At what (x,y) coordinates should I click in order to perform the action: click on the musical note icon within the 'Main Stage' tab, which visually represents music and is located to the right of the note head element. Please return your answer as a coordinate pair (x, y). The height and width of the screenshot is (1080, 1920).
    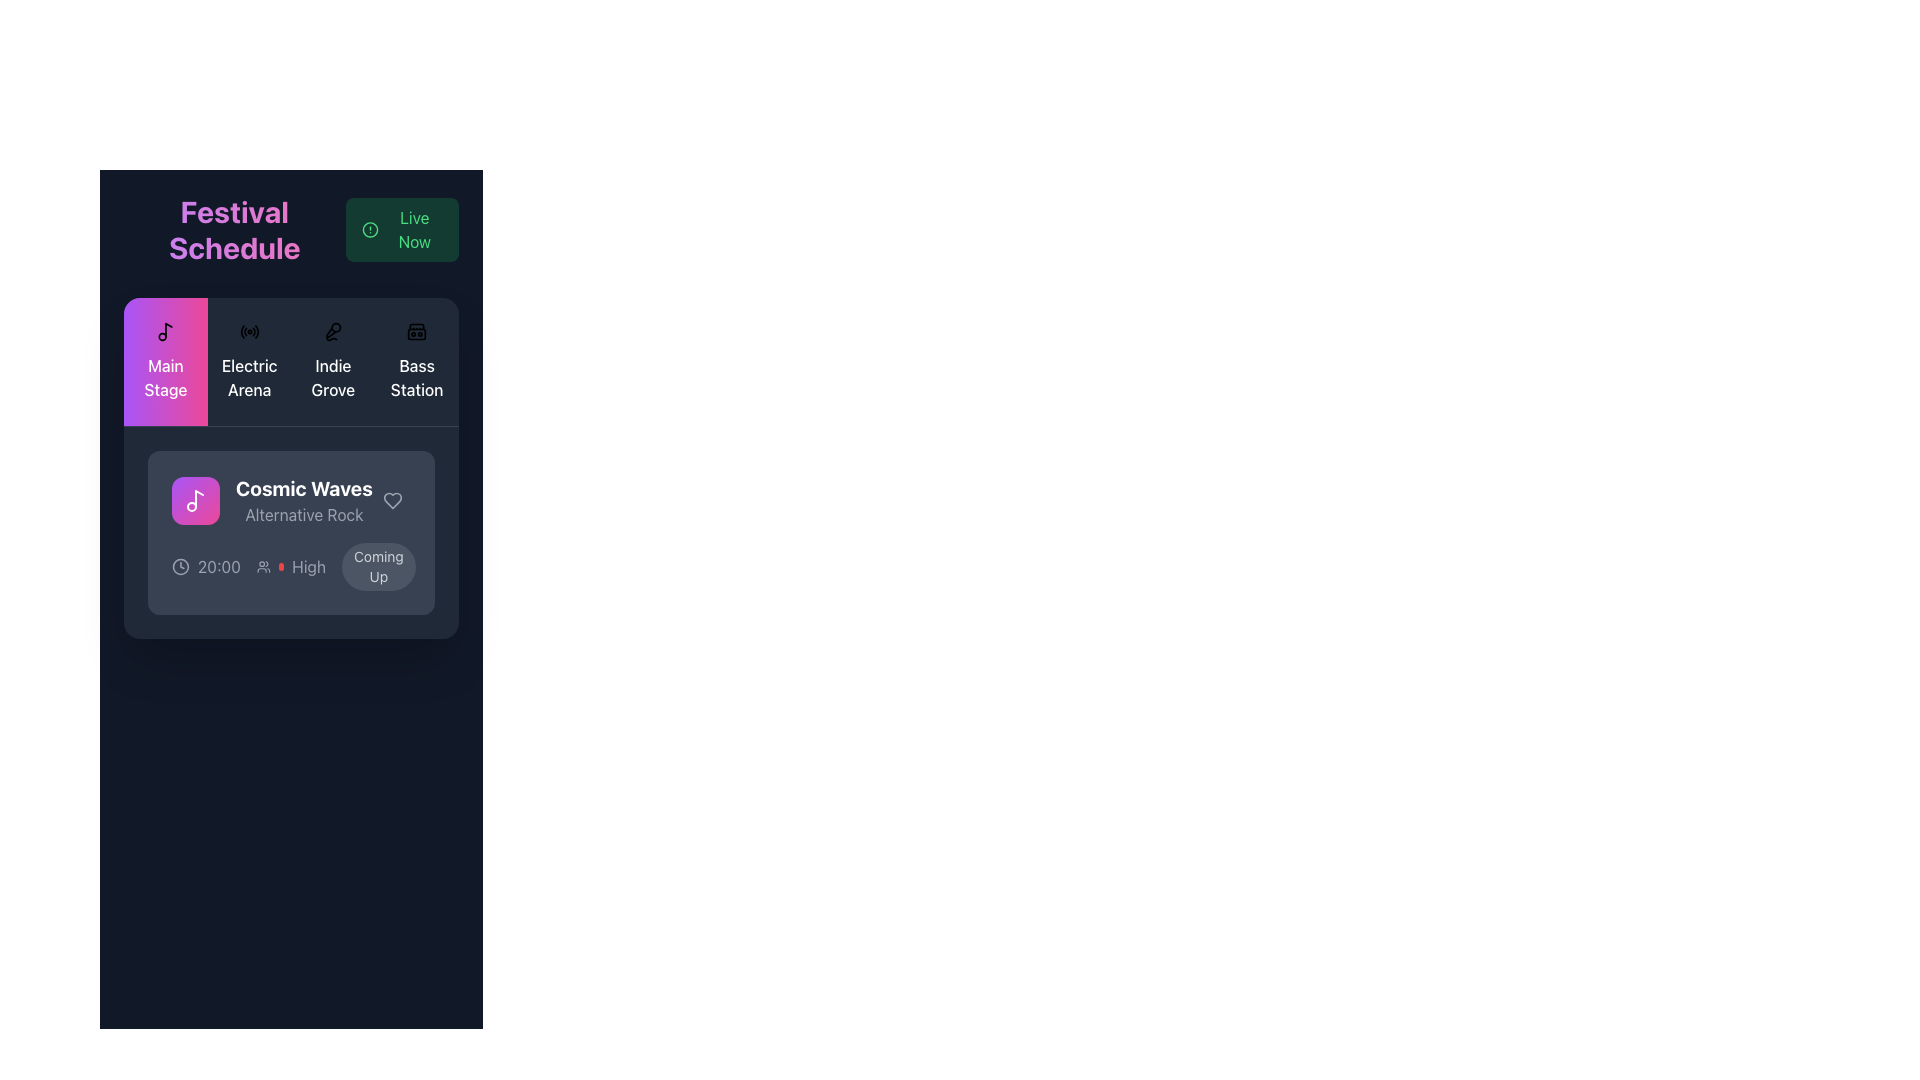
    Looking at the image, I should click on (199, 497).